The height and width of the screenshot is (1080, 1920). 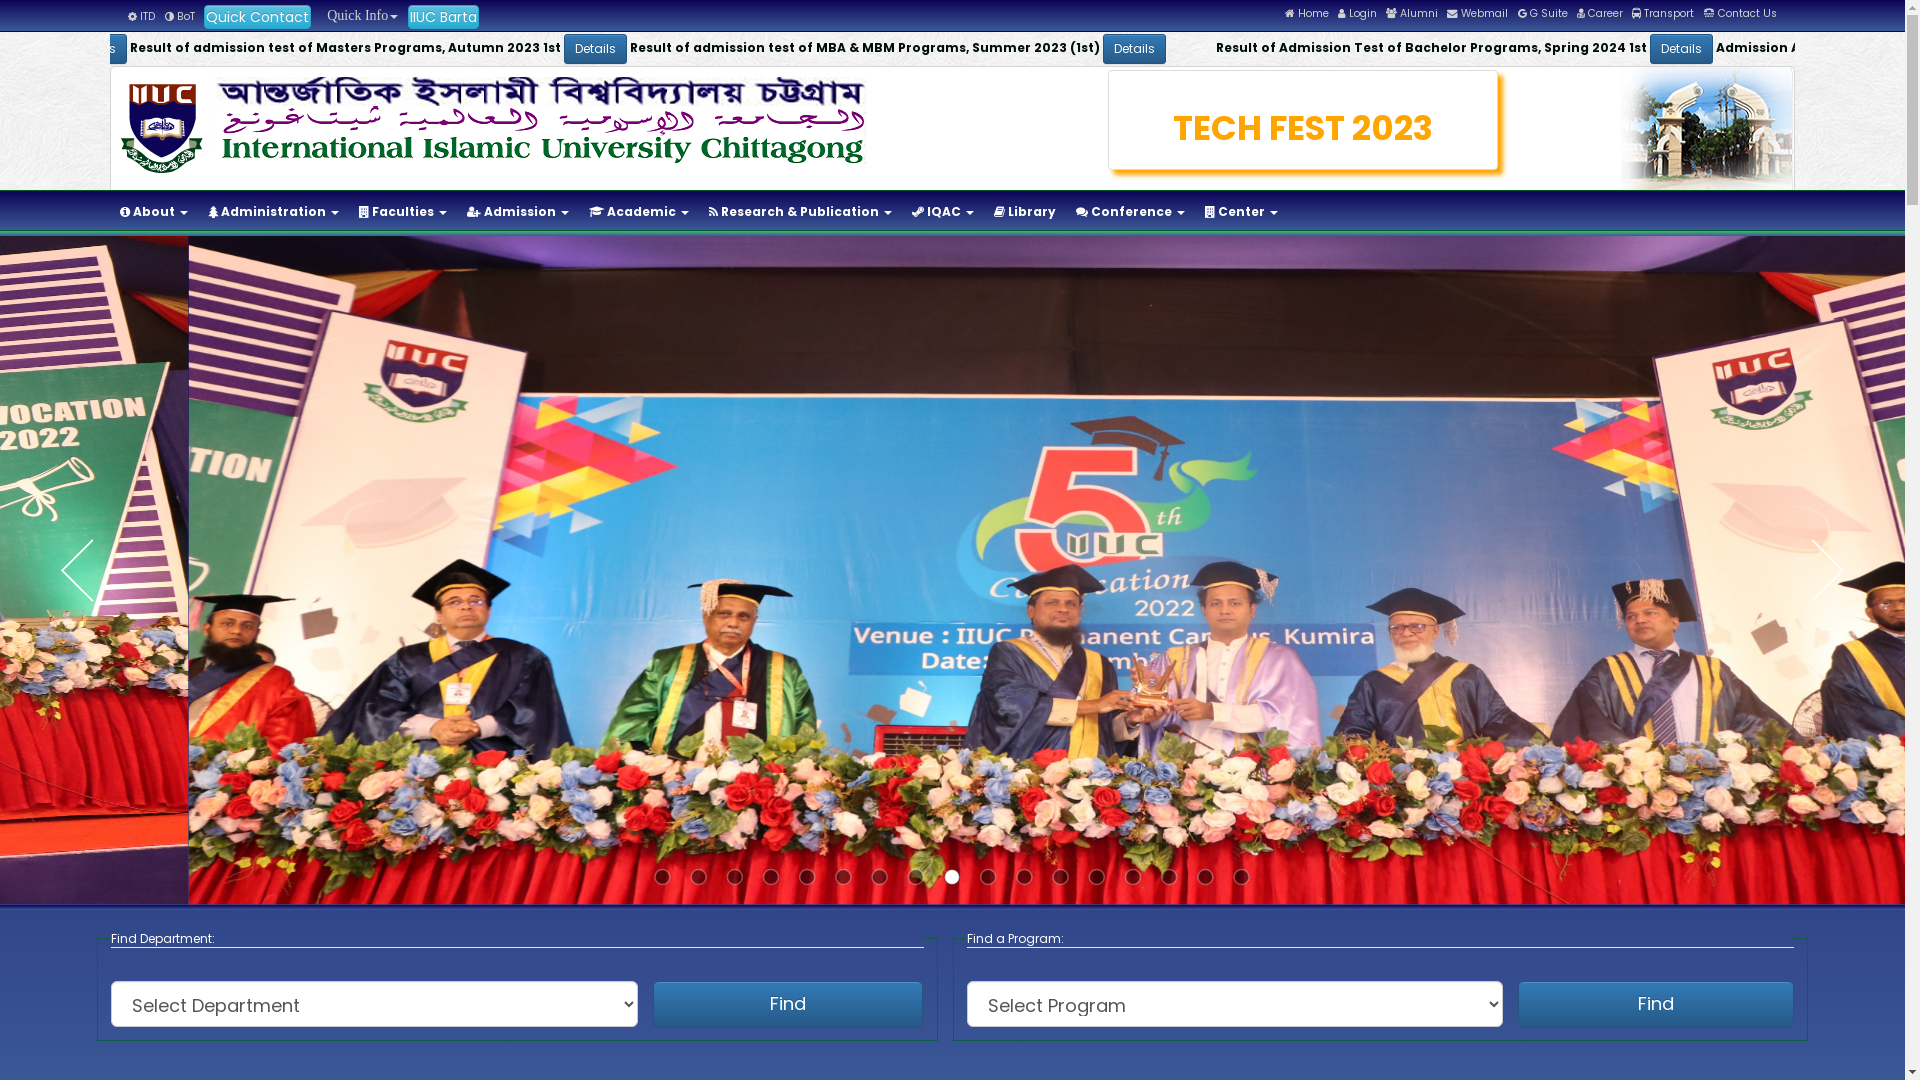 What do you see at coordinates (901, 212) in the screenshot?
I see `'IQAC'` at bounding box center [901, 212].